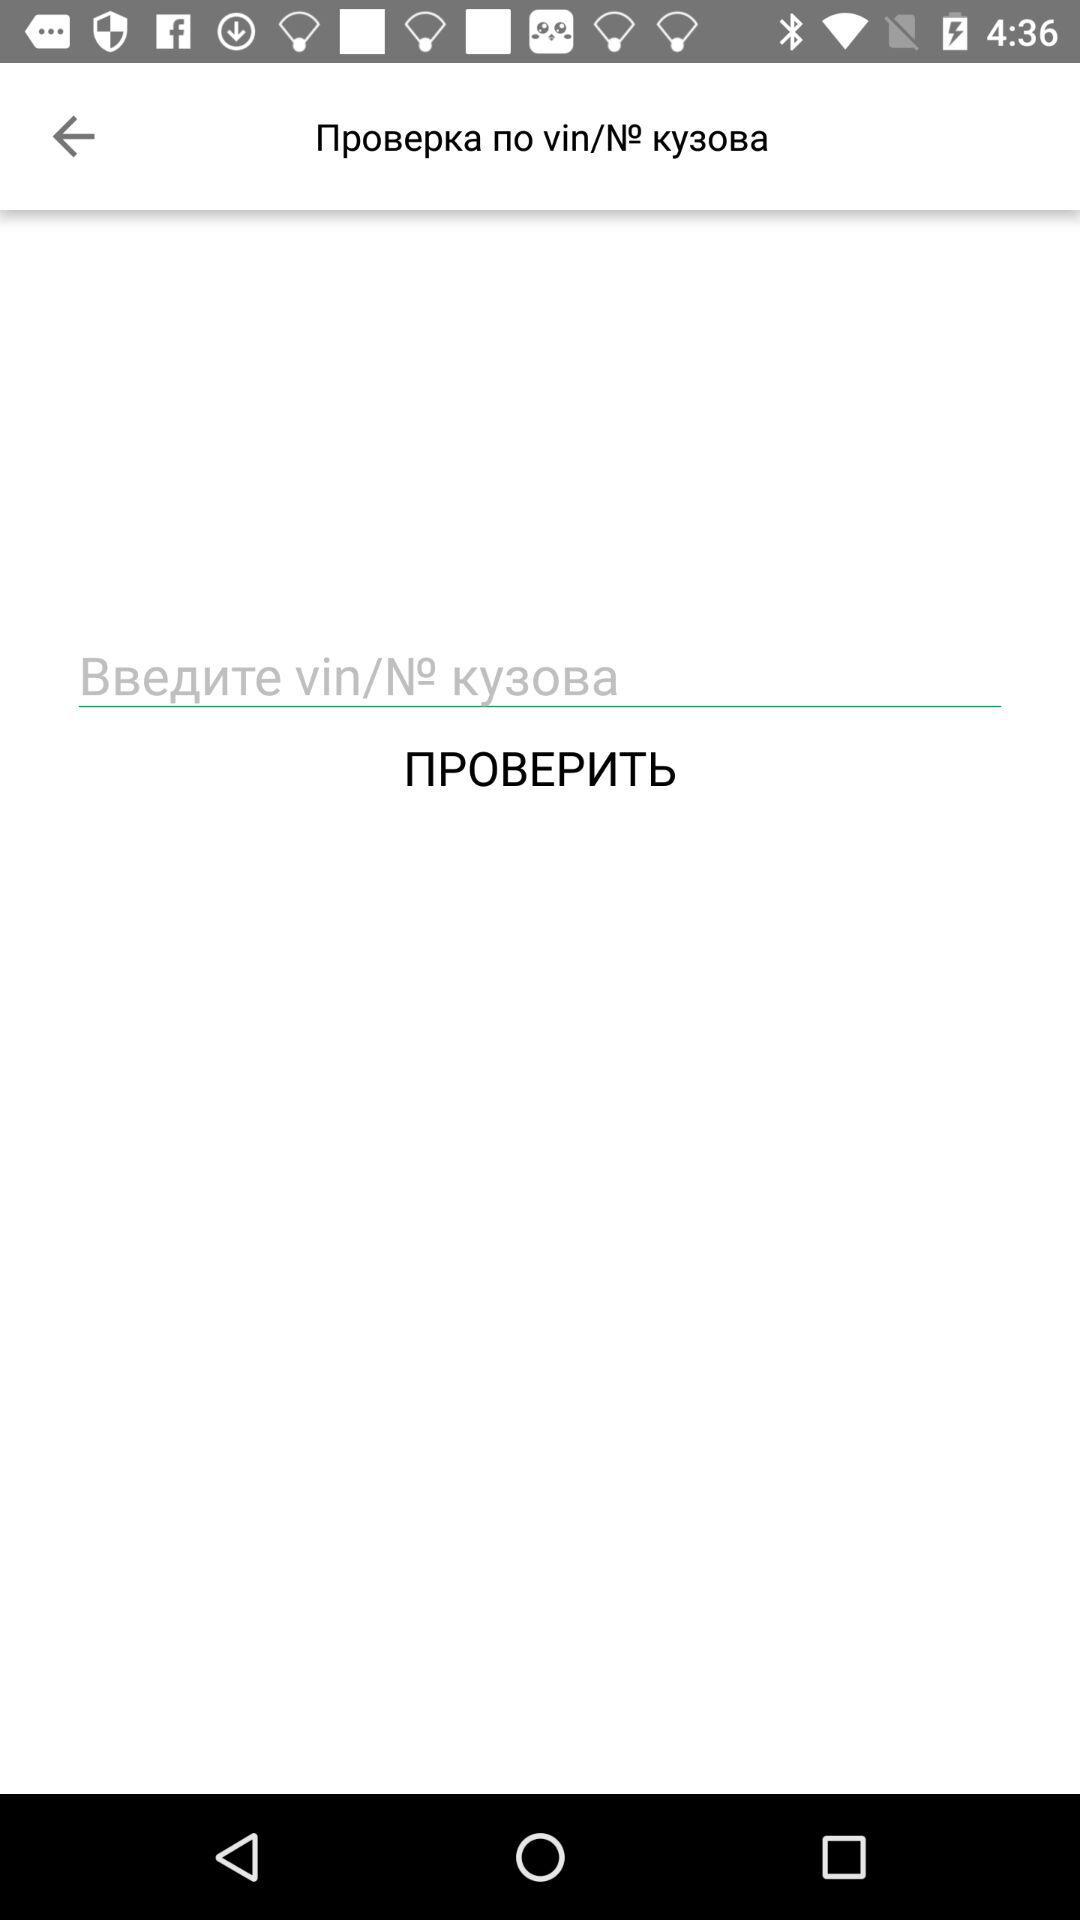  What do you see at coordinates (72, 135) in the screenshot?
I see `the item at the top left corner` at bounding box center [72, 135].